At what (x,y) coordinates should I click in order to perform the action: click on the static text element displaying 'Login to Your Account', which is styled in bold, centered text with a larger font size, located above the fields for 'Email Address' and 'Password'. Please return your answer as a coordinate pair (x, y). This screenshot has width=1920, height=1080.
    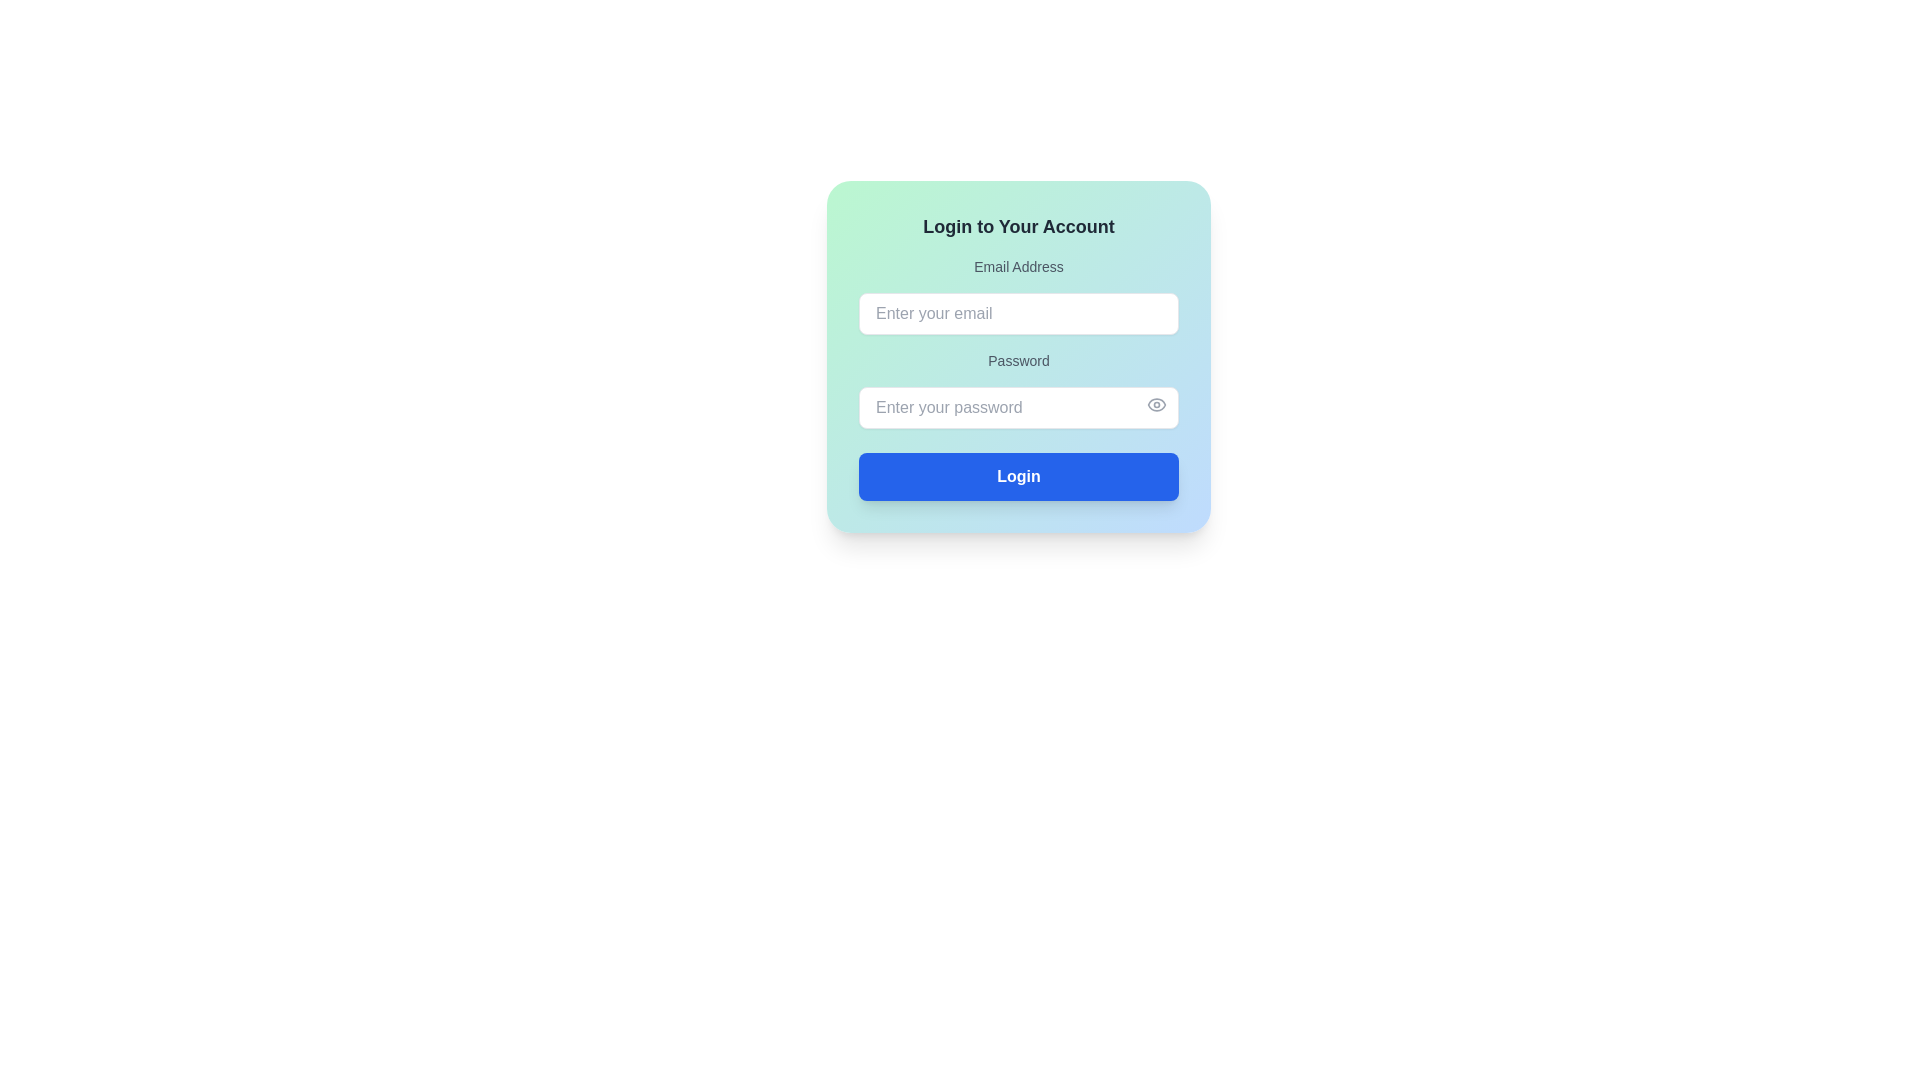
    Looking at the image, I should click on (1018, 226).